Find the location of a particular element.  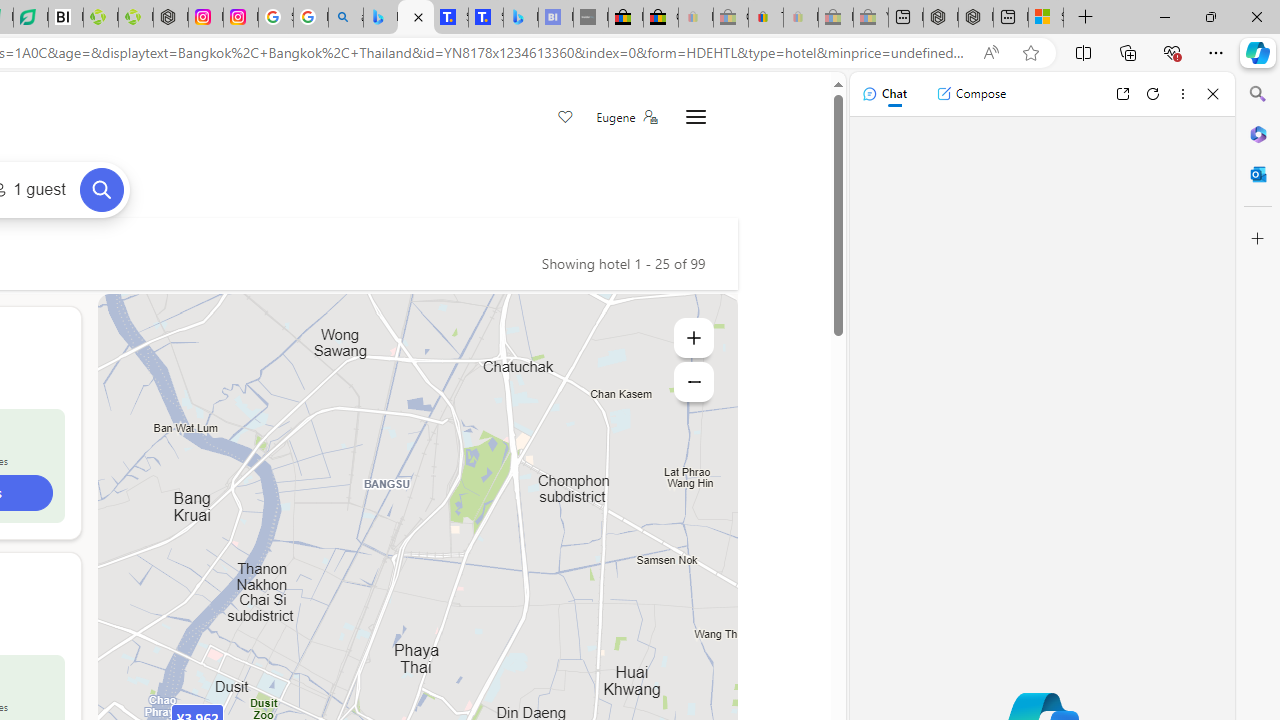

'Yard, Garden & Outdoor Living - Sleeping' is located at coordinates (871, 17).